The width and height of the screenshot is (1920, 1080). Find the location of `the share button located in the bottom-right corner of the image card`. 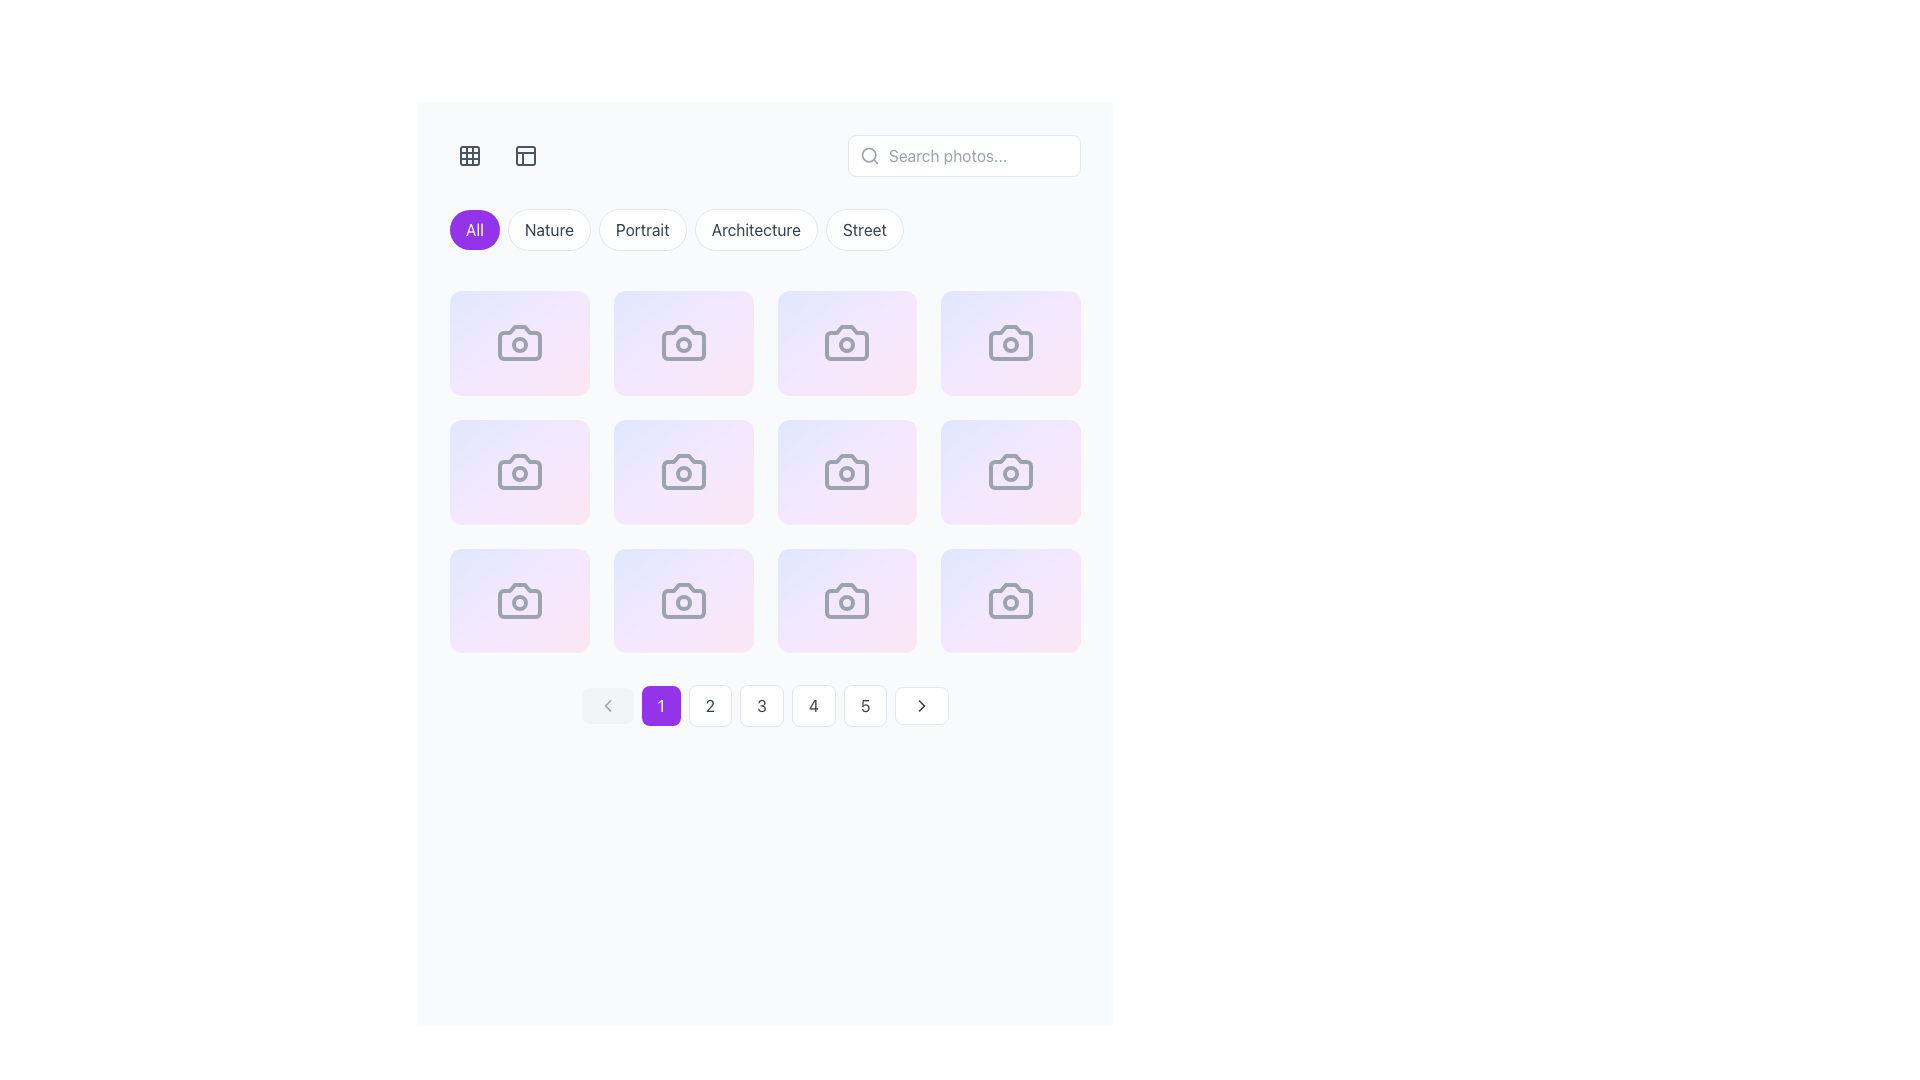

the share button located in the bottom-right corner of the image card is located at coordinates (1020, 619).